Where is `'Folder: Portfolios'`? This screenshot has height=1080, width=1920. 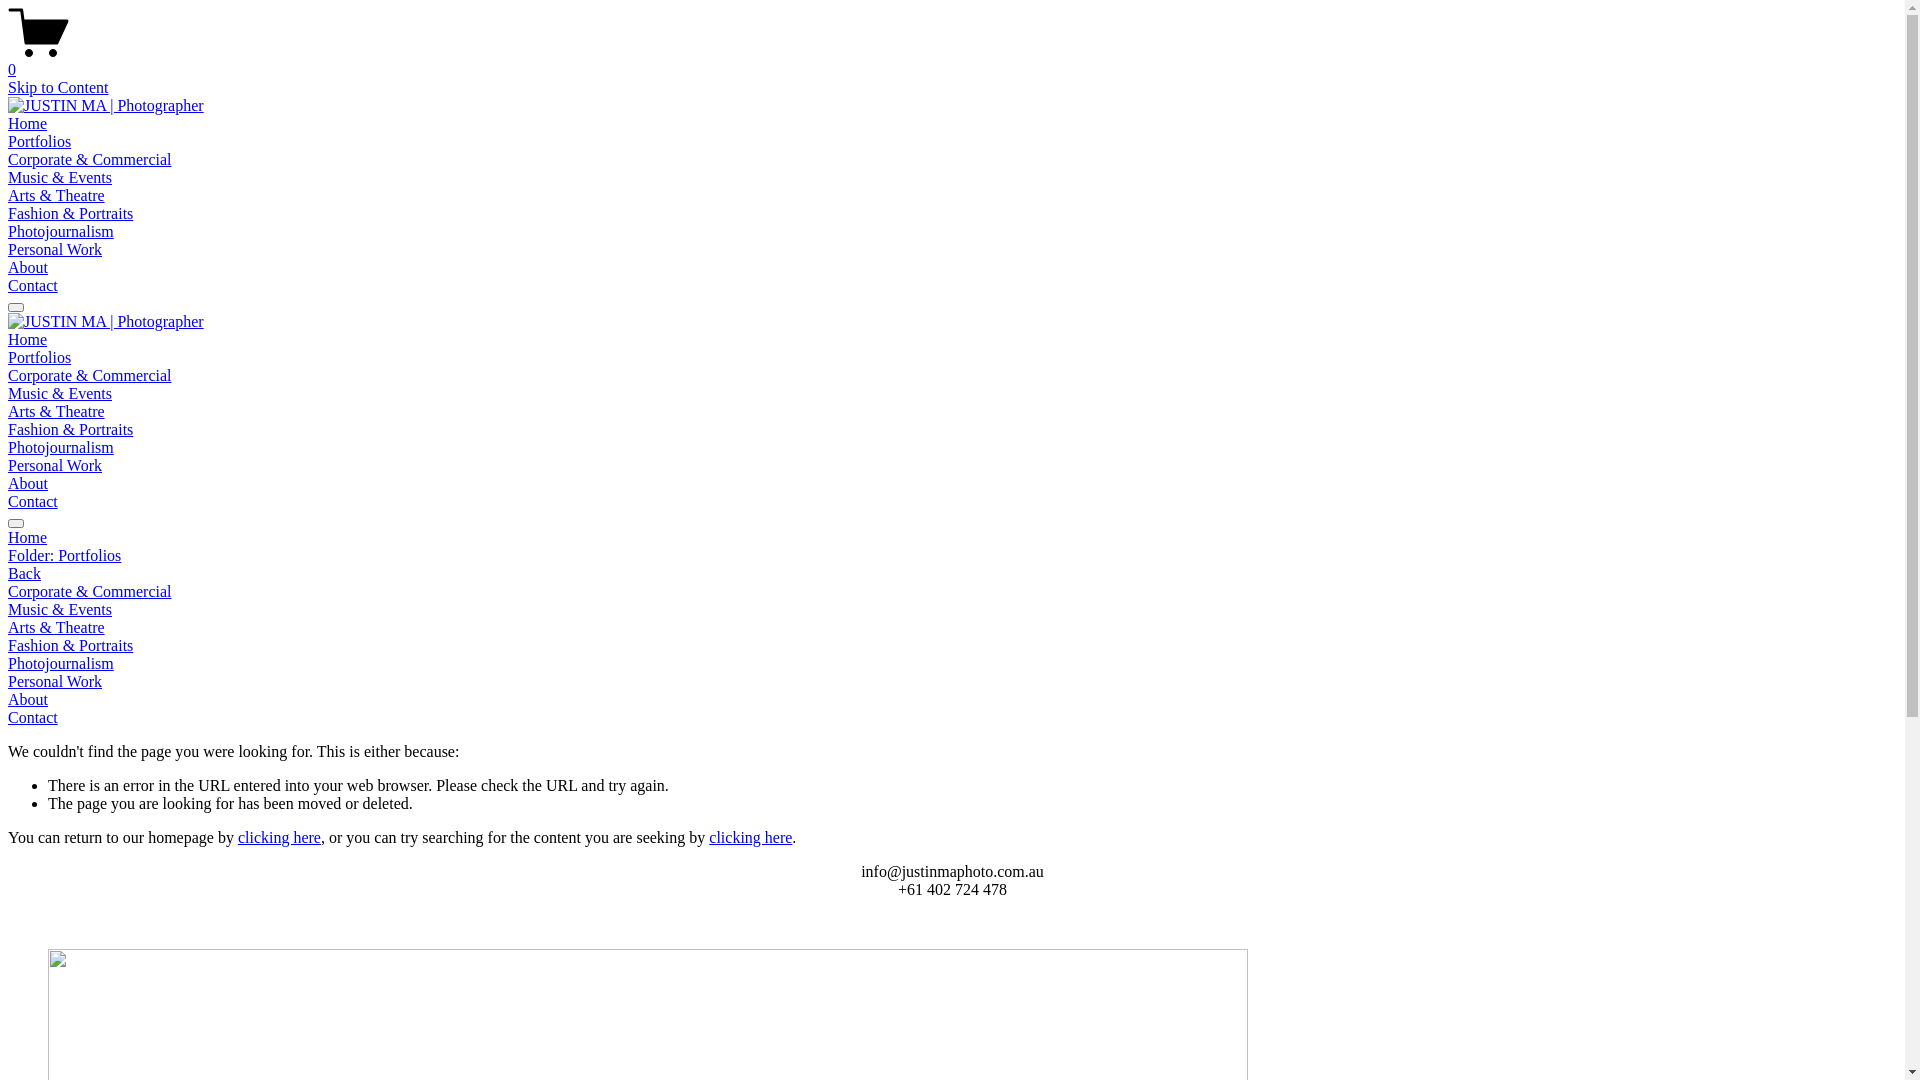
'Folder: Portfolios' is located at coordinates (951, 555).